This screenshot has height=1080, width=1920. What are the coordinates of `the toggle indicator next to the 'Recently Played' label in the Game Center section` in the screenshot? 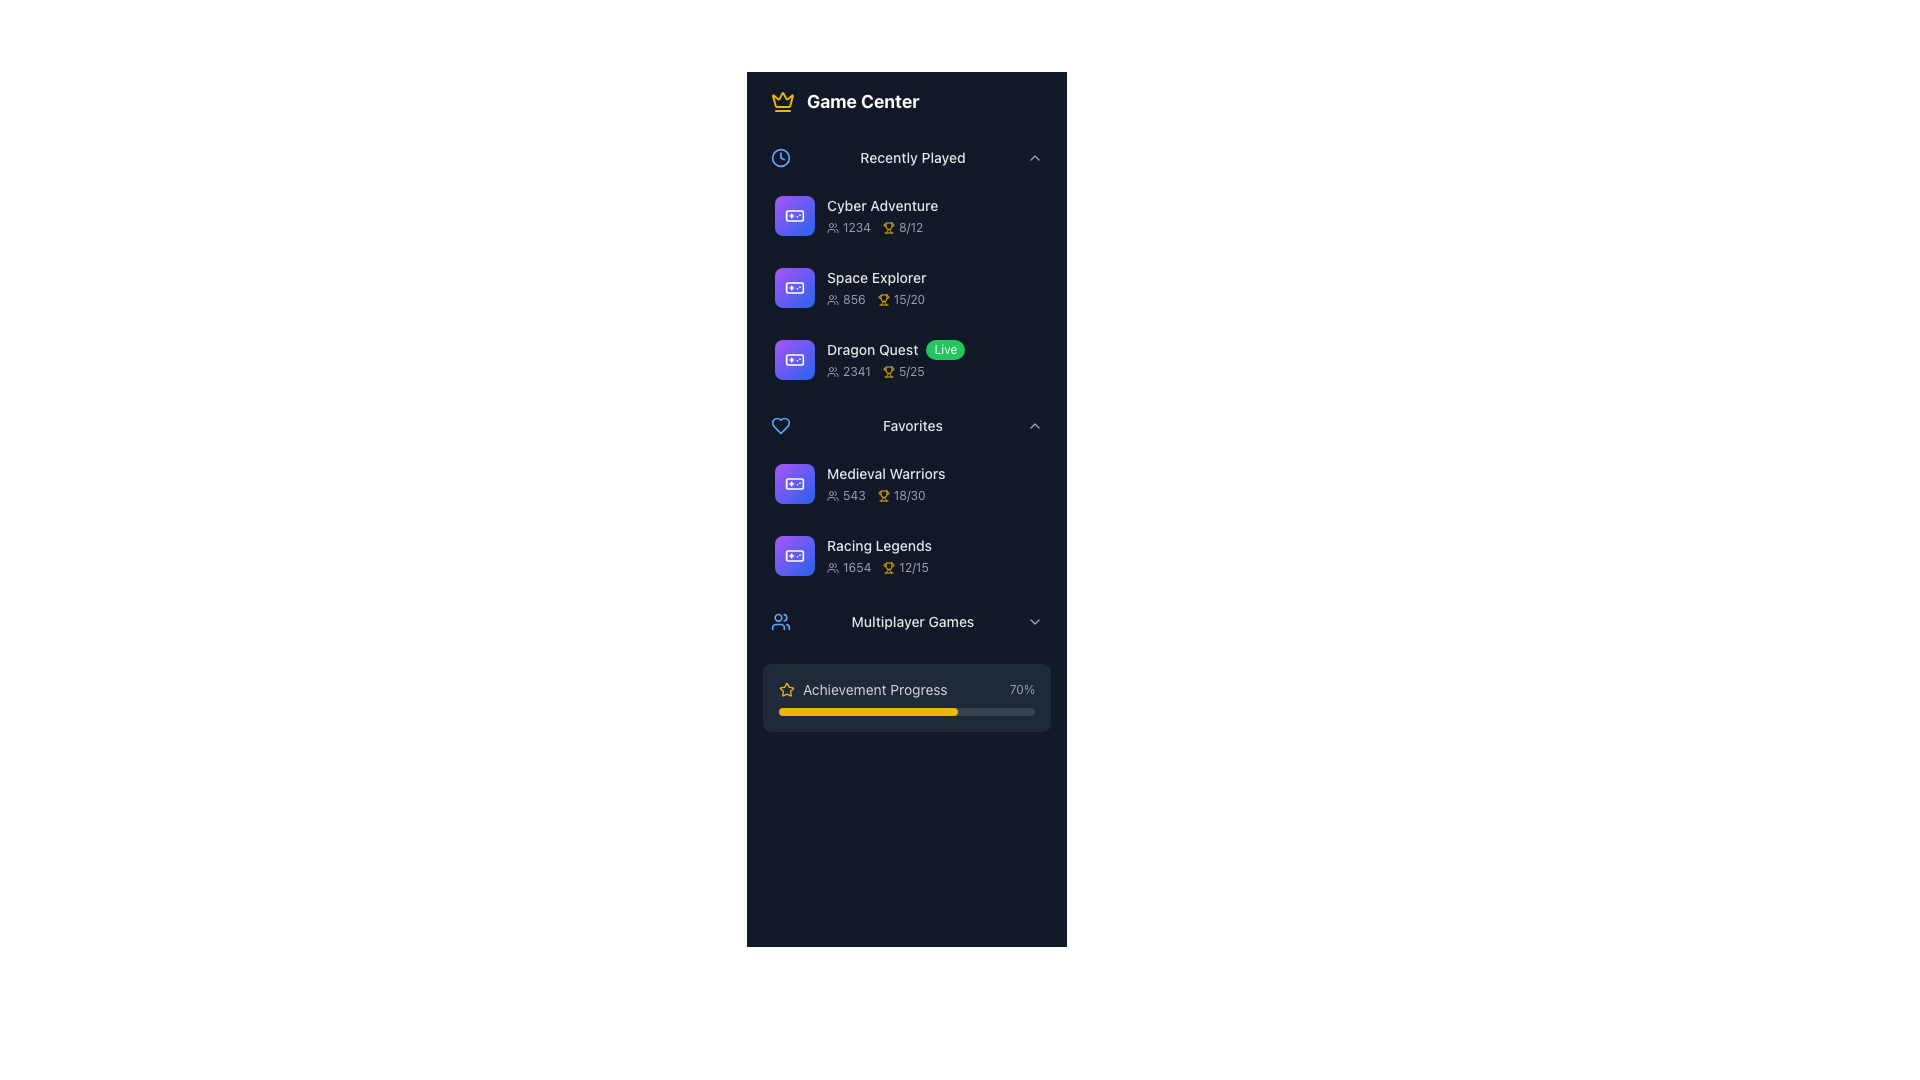 It's located at (1035, 157).